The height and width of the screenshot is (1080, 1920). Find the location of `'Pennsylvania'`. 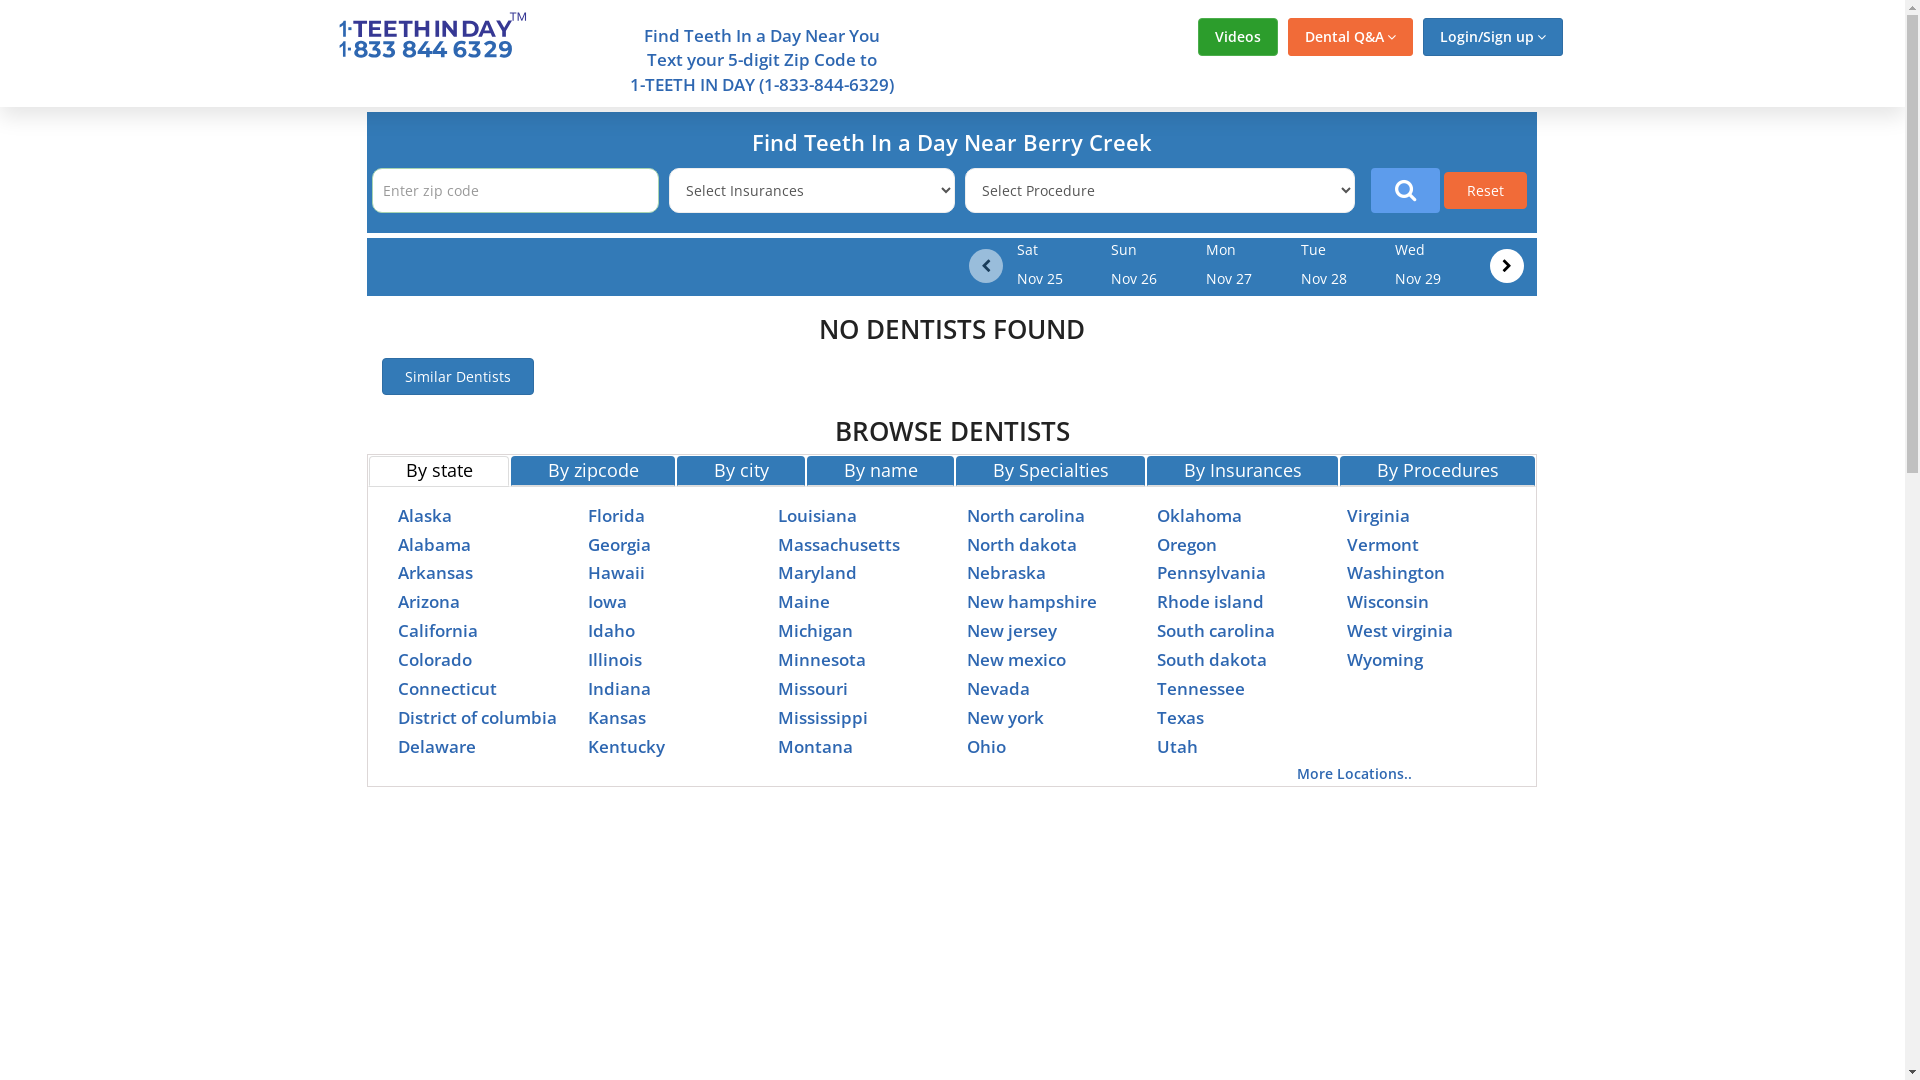

'Pennsylvania' is located at coordinates (1210, 572).